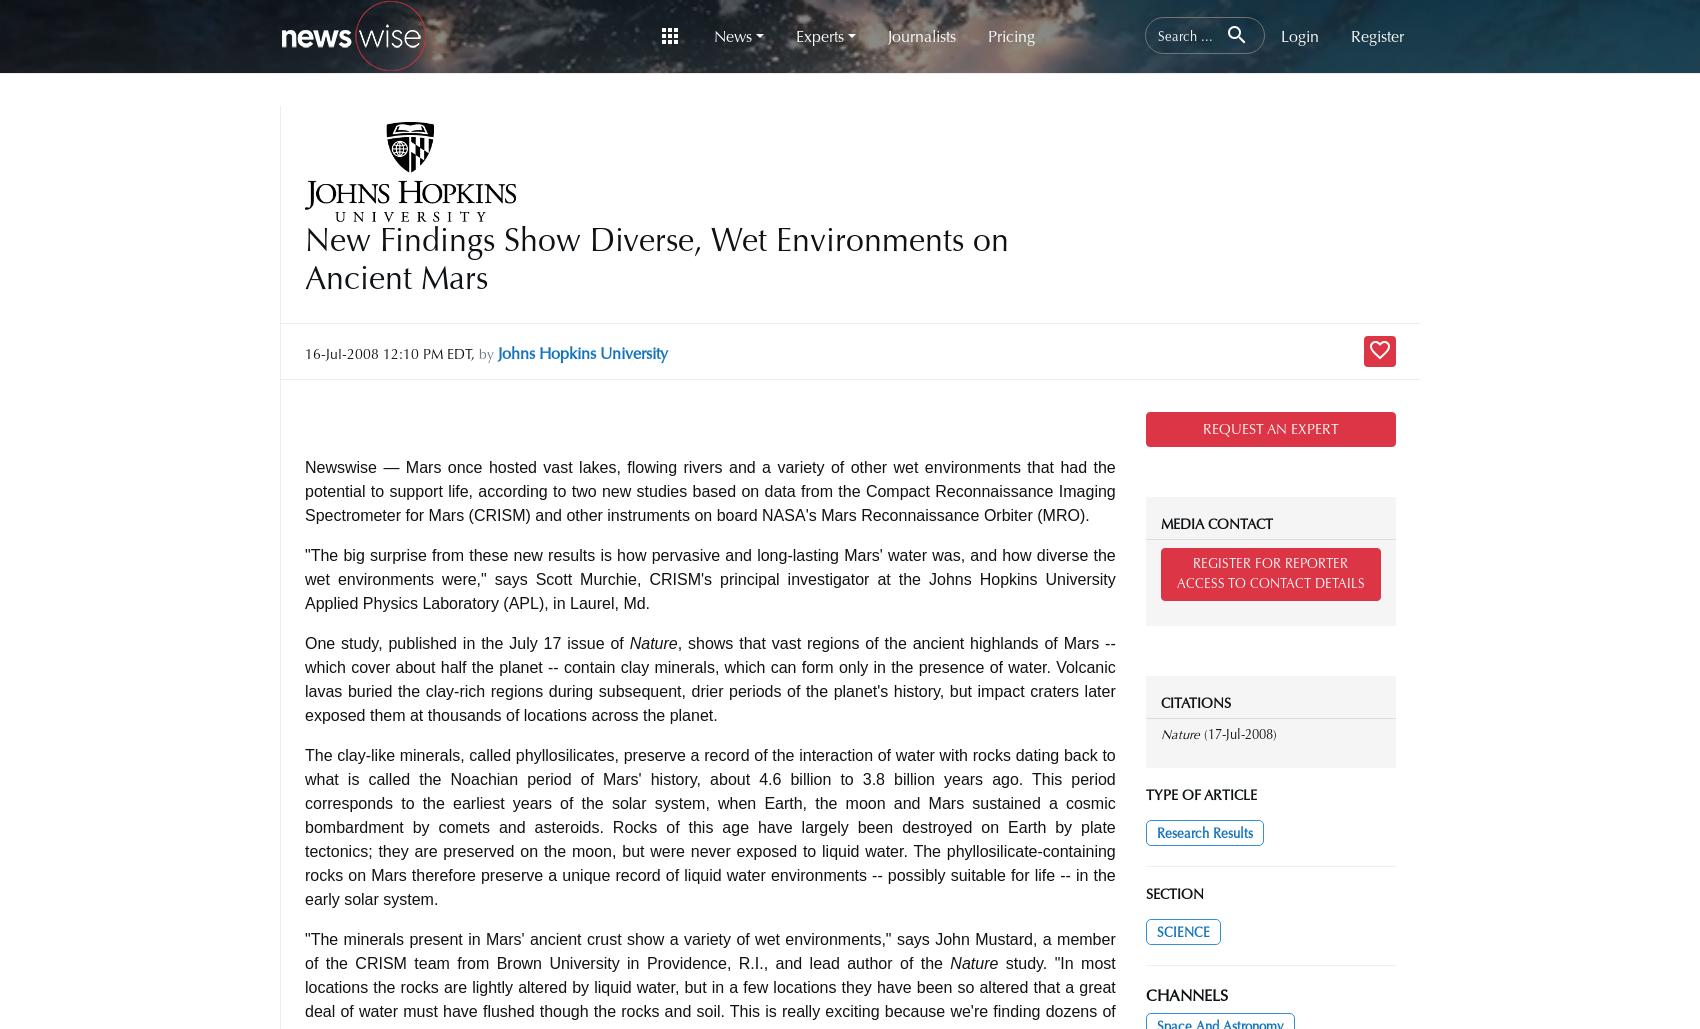 The height and width of the screenshot is (1029, 1700). I want to click on 'MEDIA CONTACT', so click(1215, 523).